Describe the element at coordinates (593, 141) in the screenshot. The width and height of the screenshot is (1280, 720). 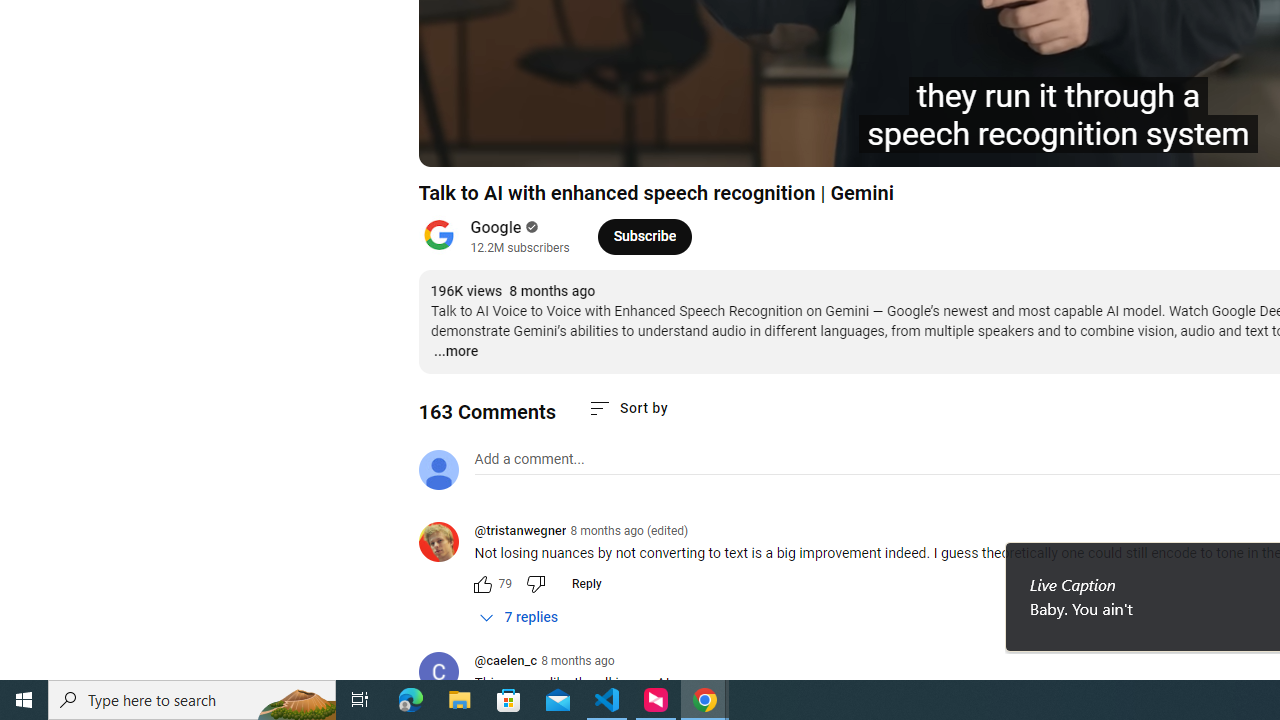
I see `'Mute (m)'` at that location.